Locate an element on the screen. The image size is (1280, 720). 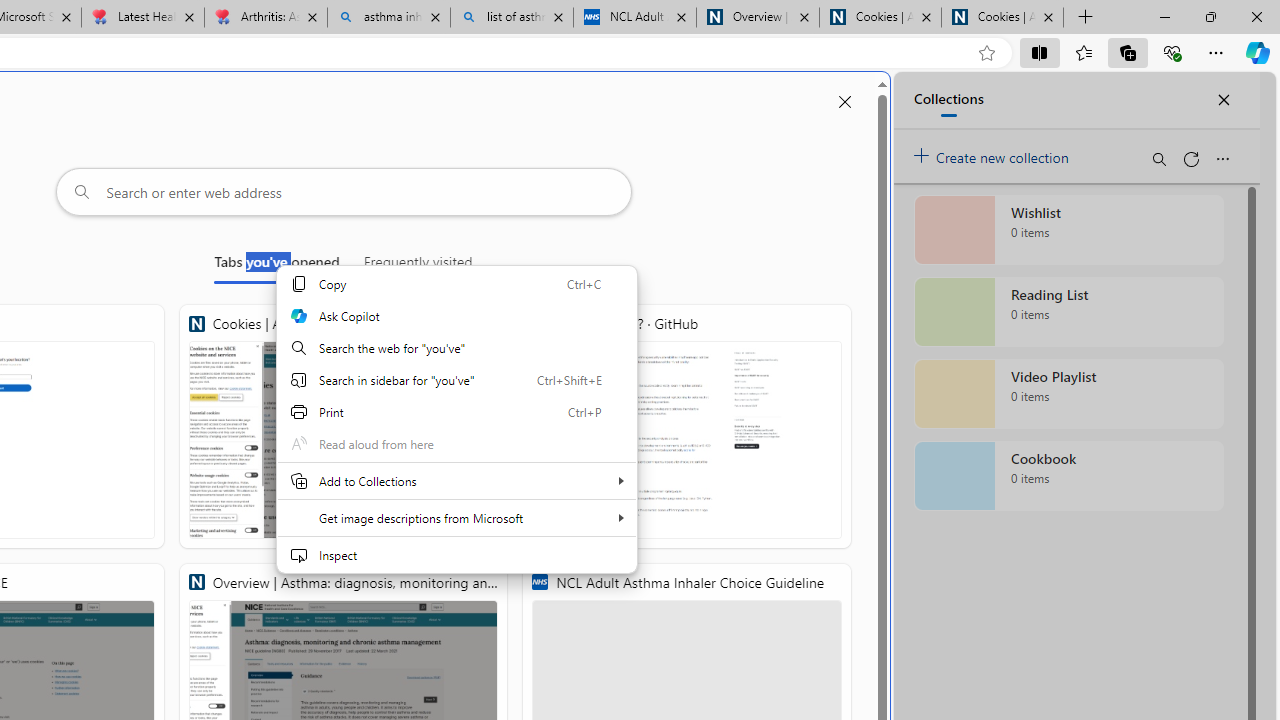
'Read aloud from here' is located at coordinates (455, 442).